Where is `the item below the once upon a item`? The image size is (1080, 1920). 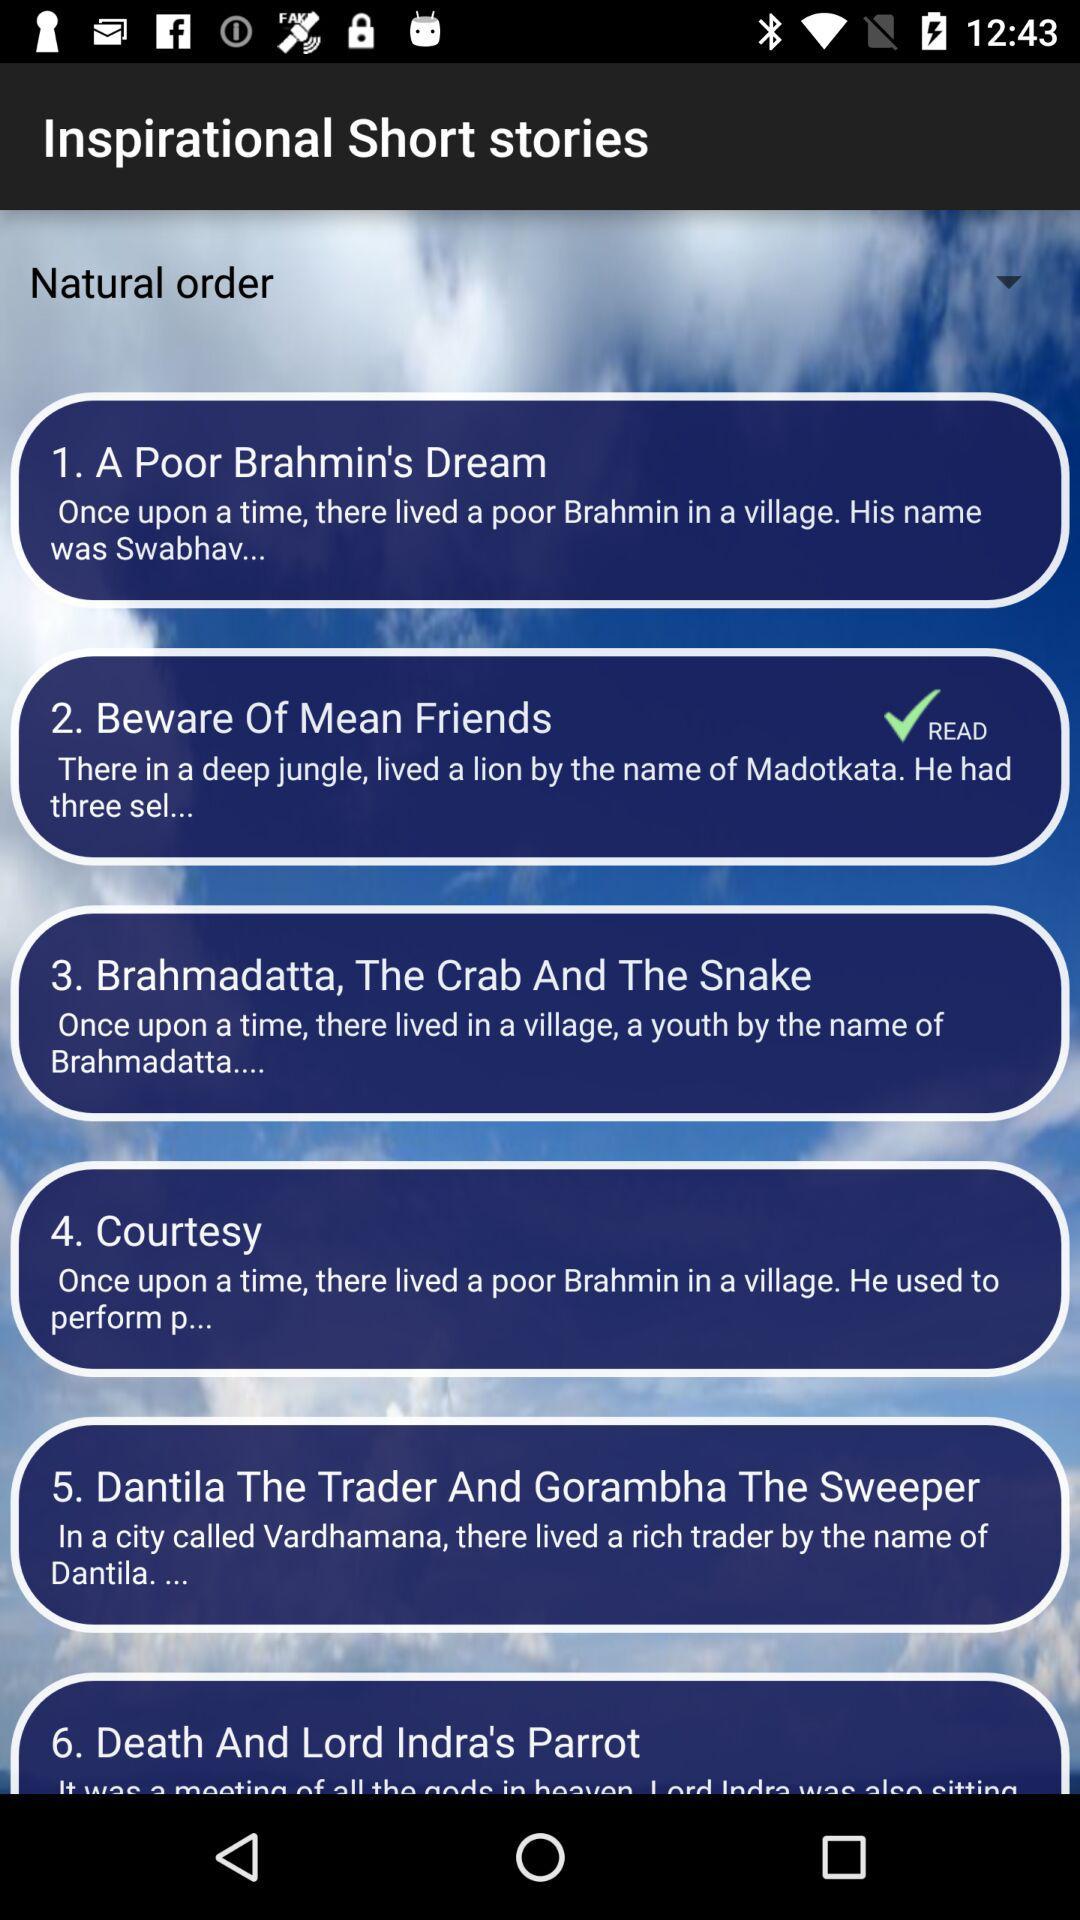
the item below the once upon a item is located at coordinates (912, 715).